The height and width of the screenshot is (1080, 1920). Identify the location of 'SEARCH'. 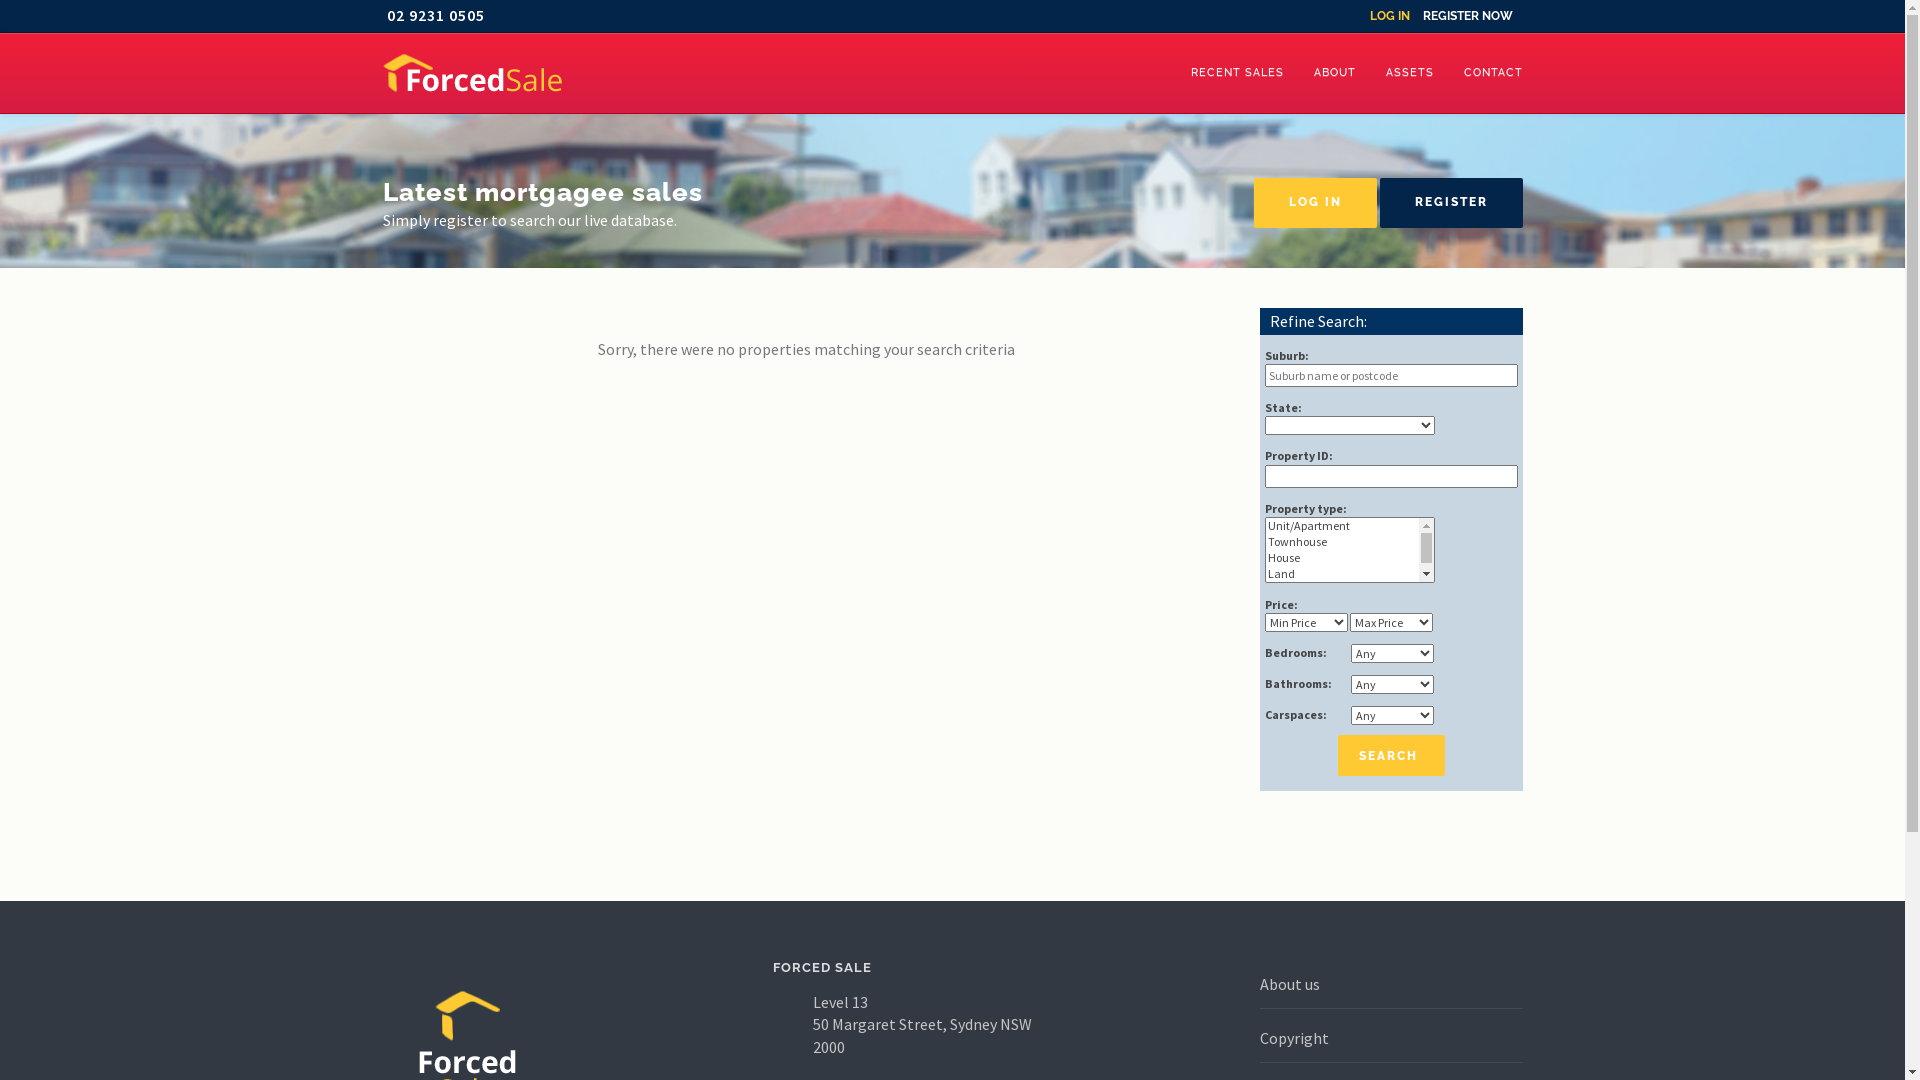
(1338, 755).